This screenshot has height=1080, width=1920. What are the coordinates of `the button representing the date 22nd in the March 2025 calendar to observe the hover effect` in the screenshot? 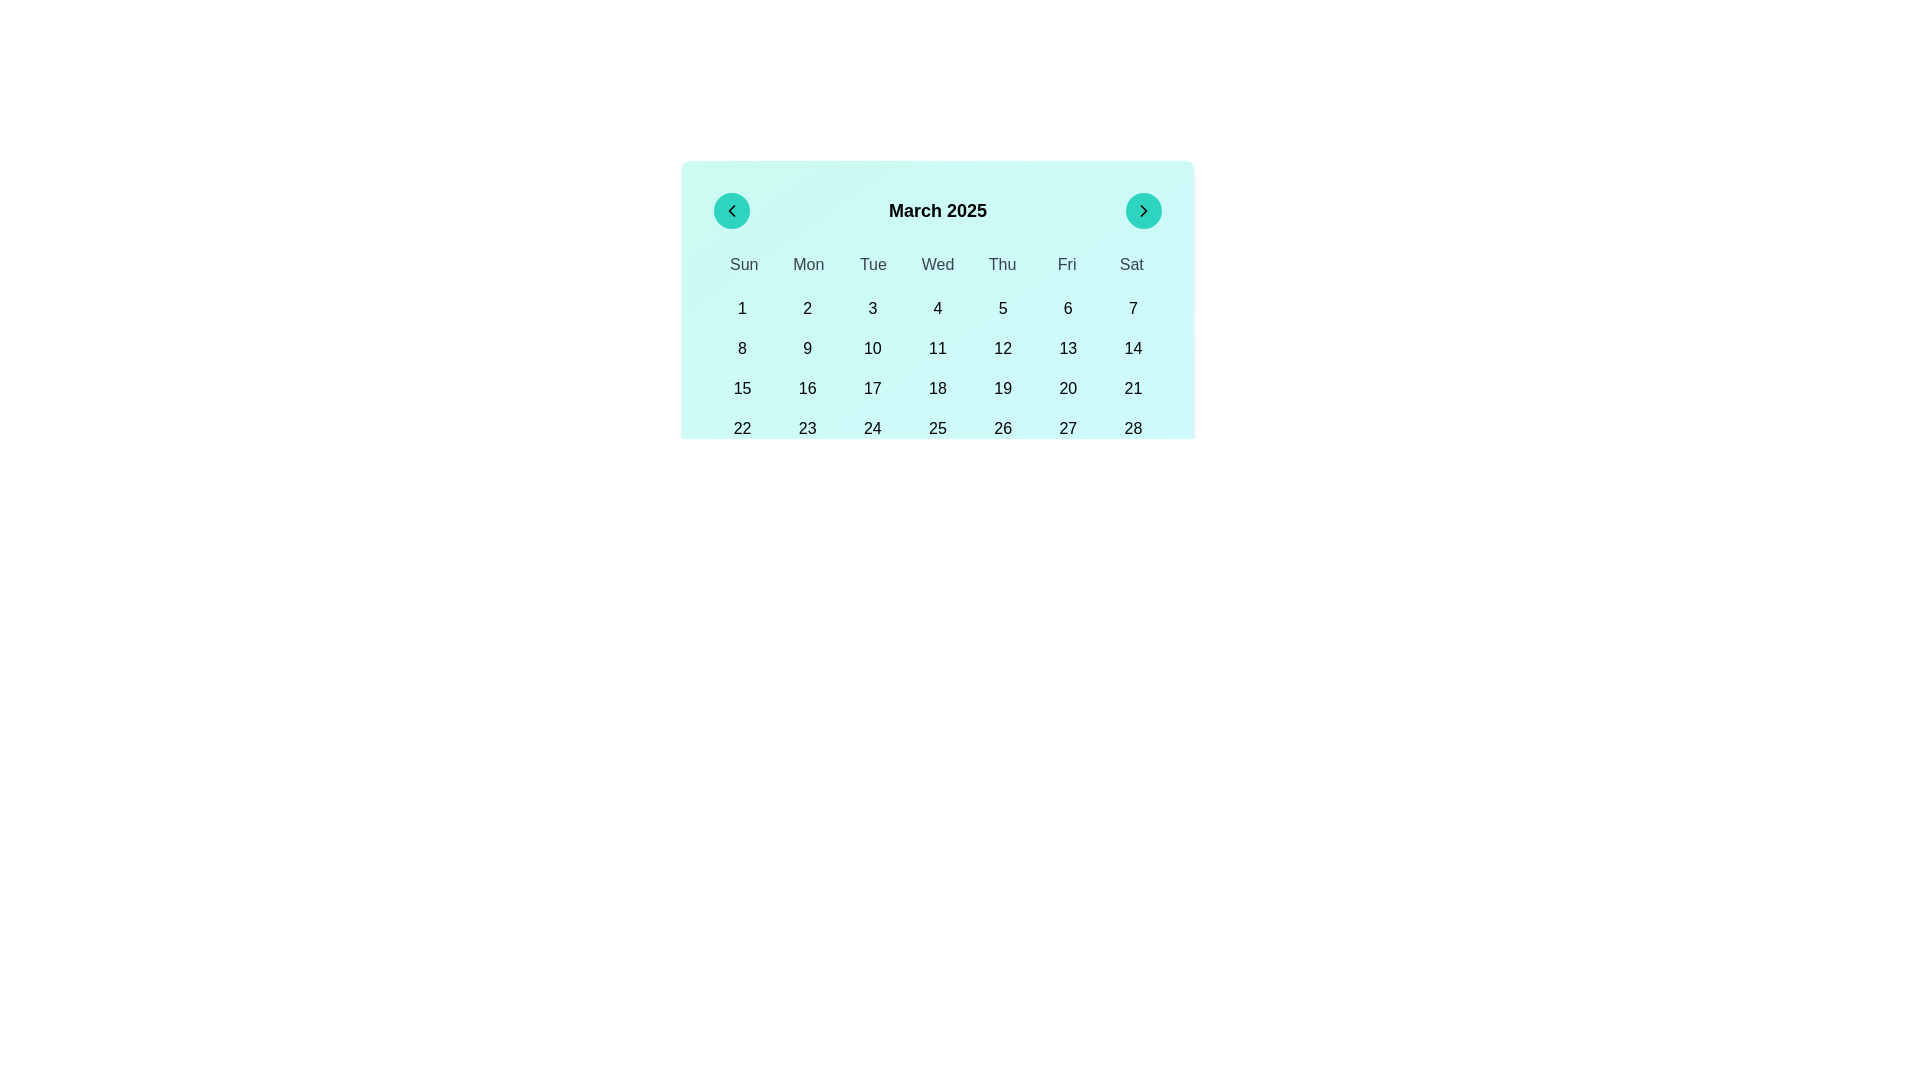 It's located at (741, 427).